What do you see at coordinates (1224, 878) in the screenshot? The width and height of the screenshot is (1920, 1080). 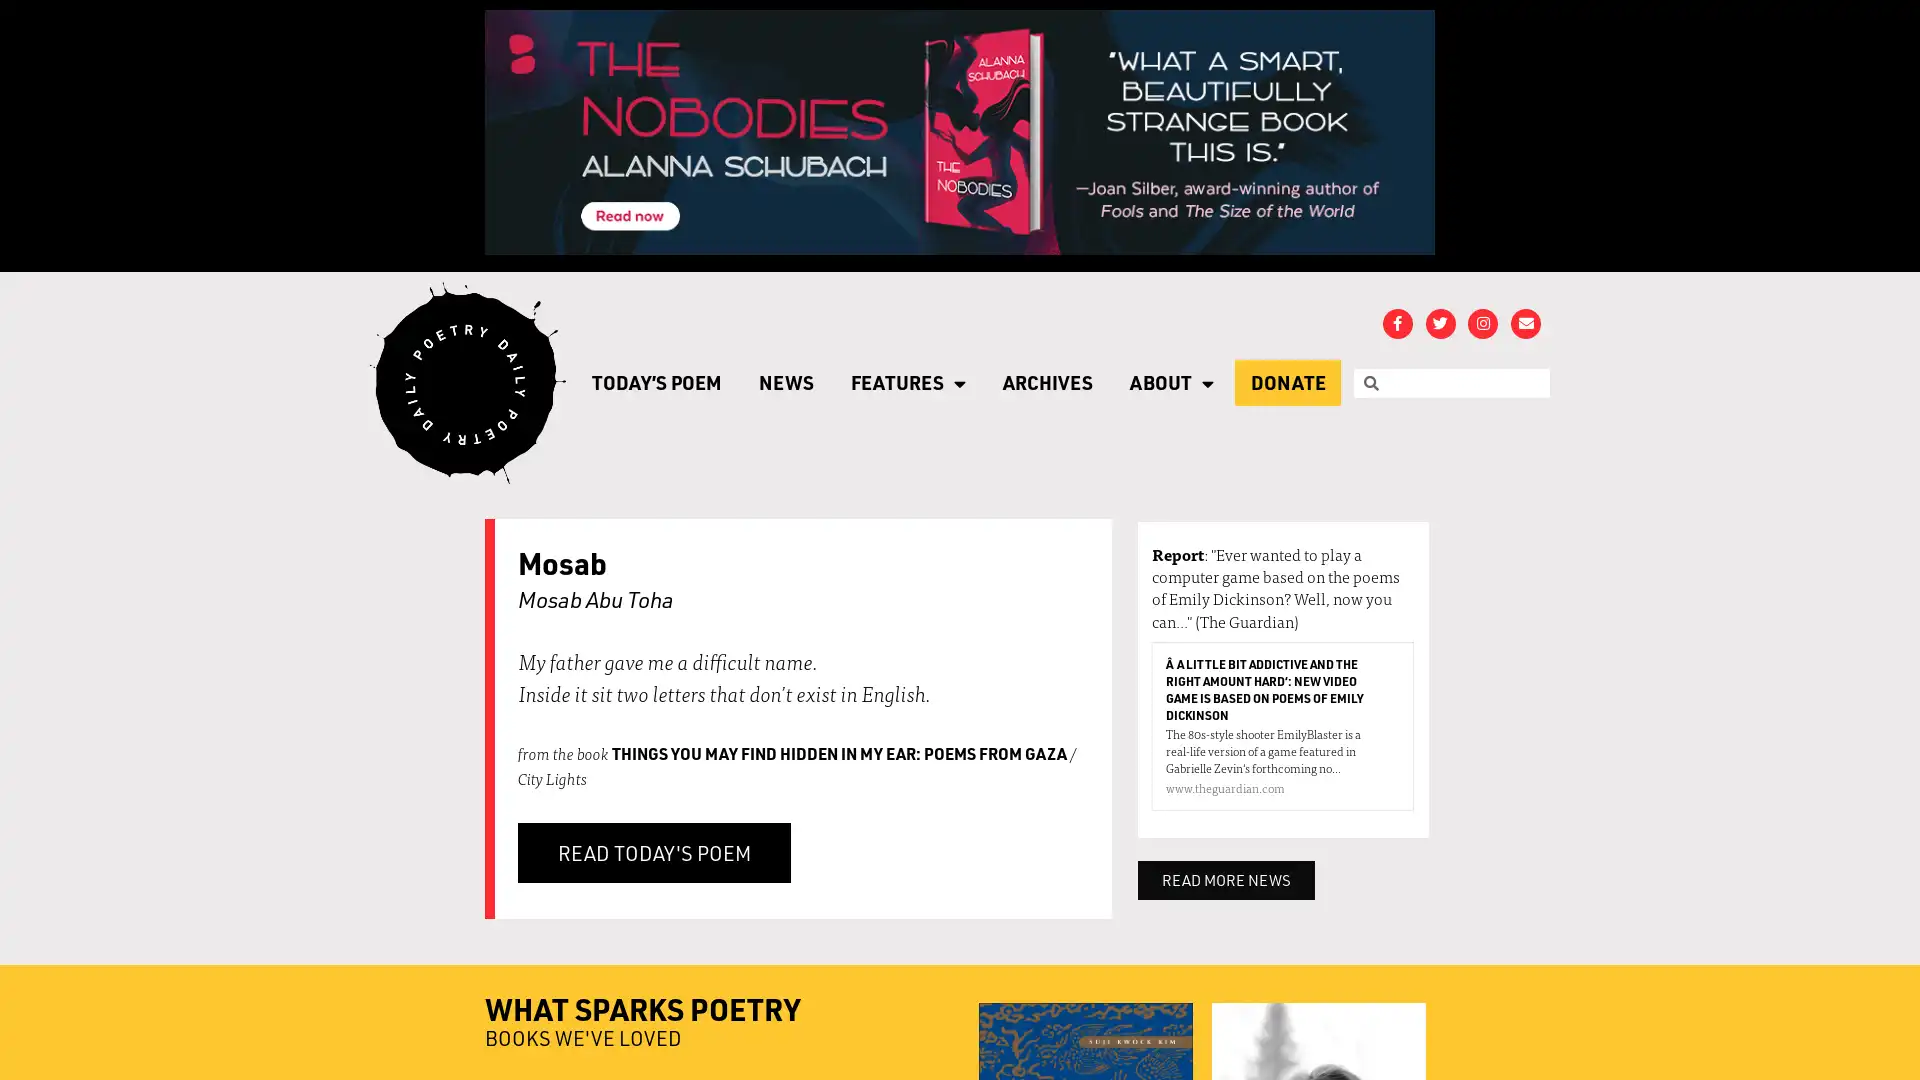 I see `READ MORE NEWS` at bounding box center [1224, 878].